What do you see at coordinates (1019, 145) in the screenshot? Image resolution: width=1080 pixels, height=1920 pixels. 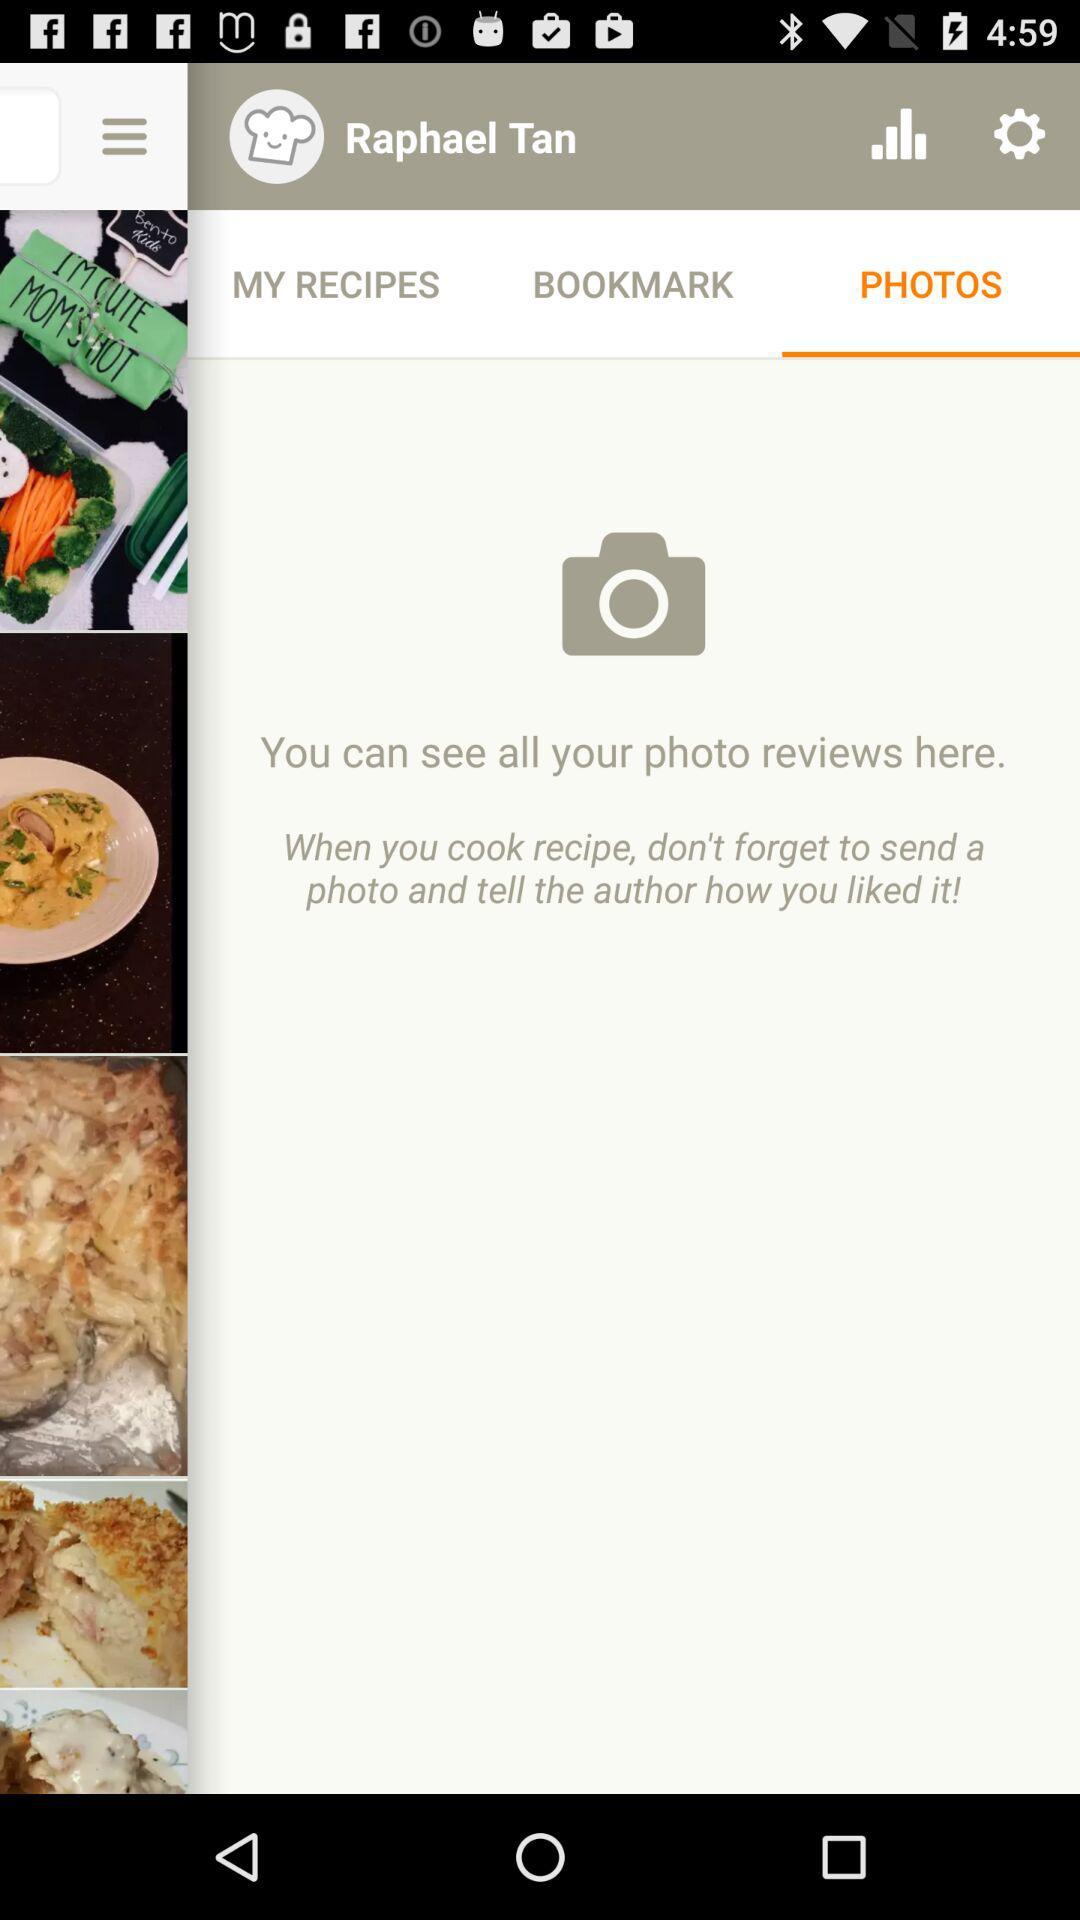 I see `the settings icon` at bounding box center [1019, 145].